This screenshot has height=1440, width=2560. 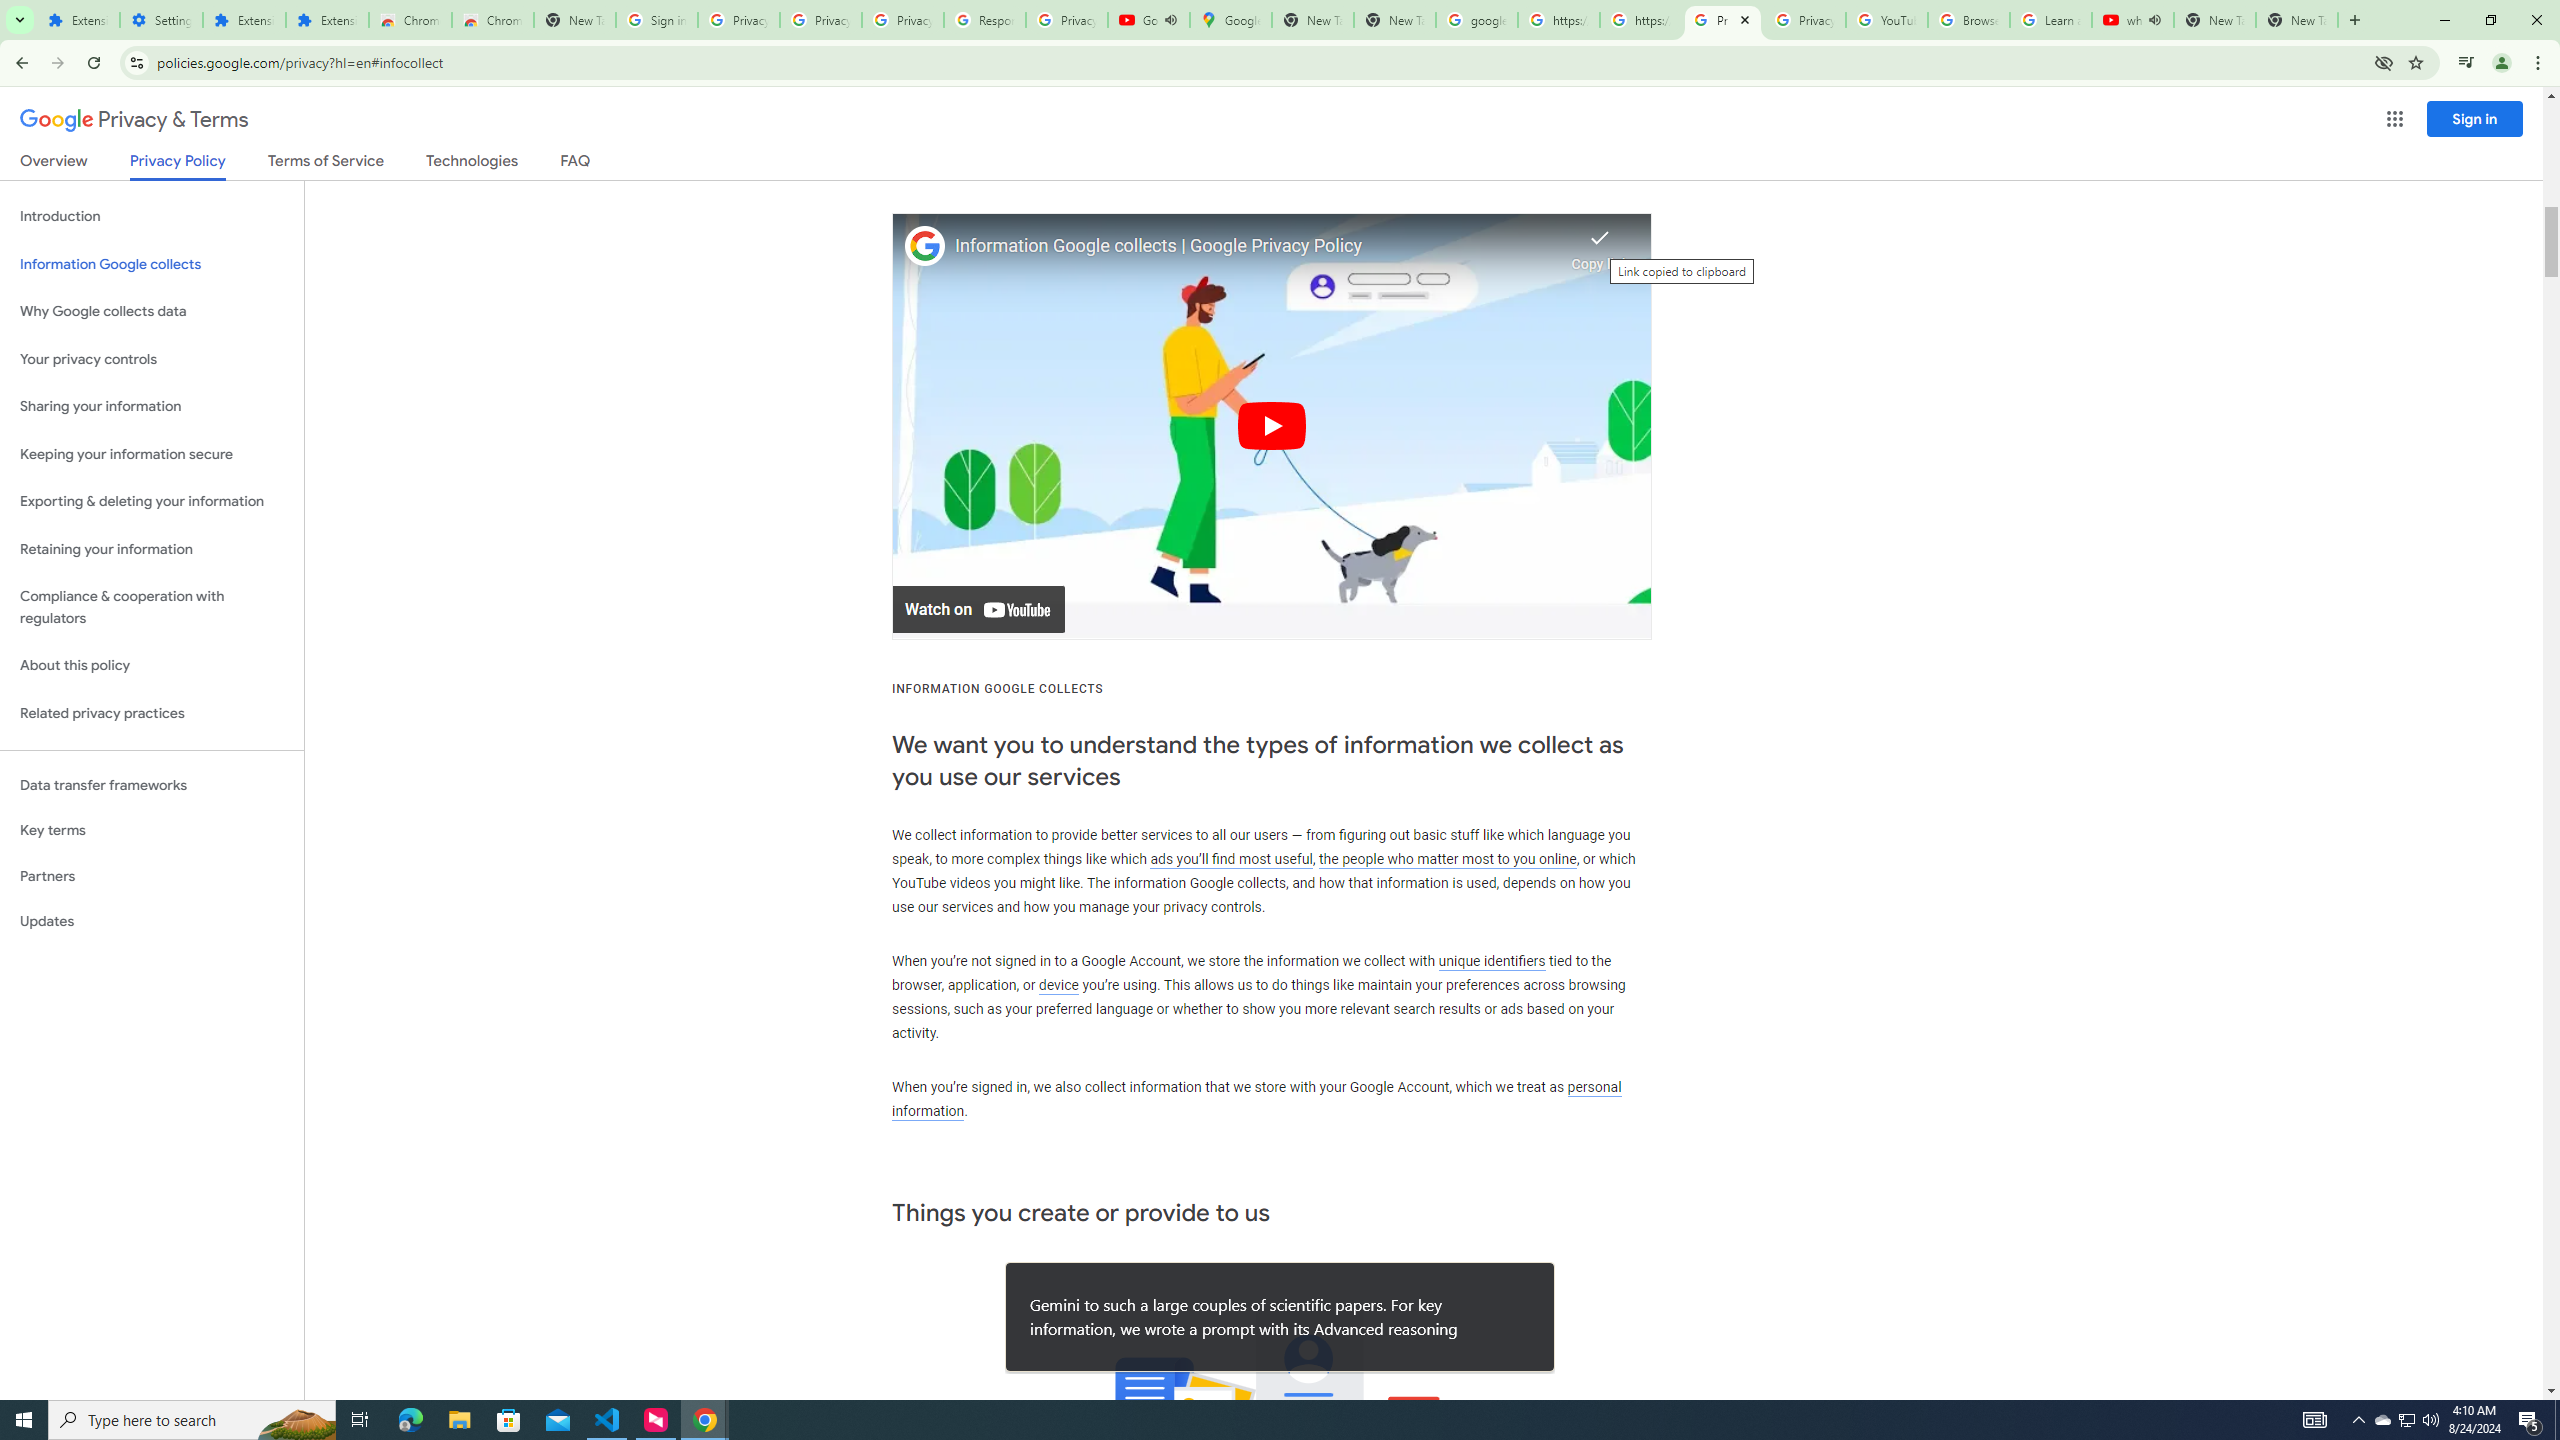 I want to click on 'Key terms', so click(x=151, y=830).